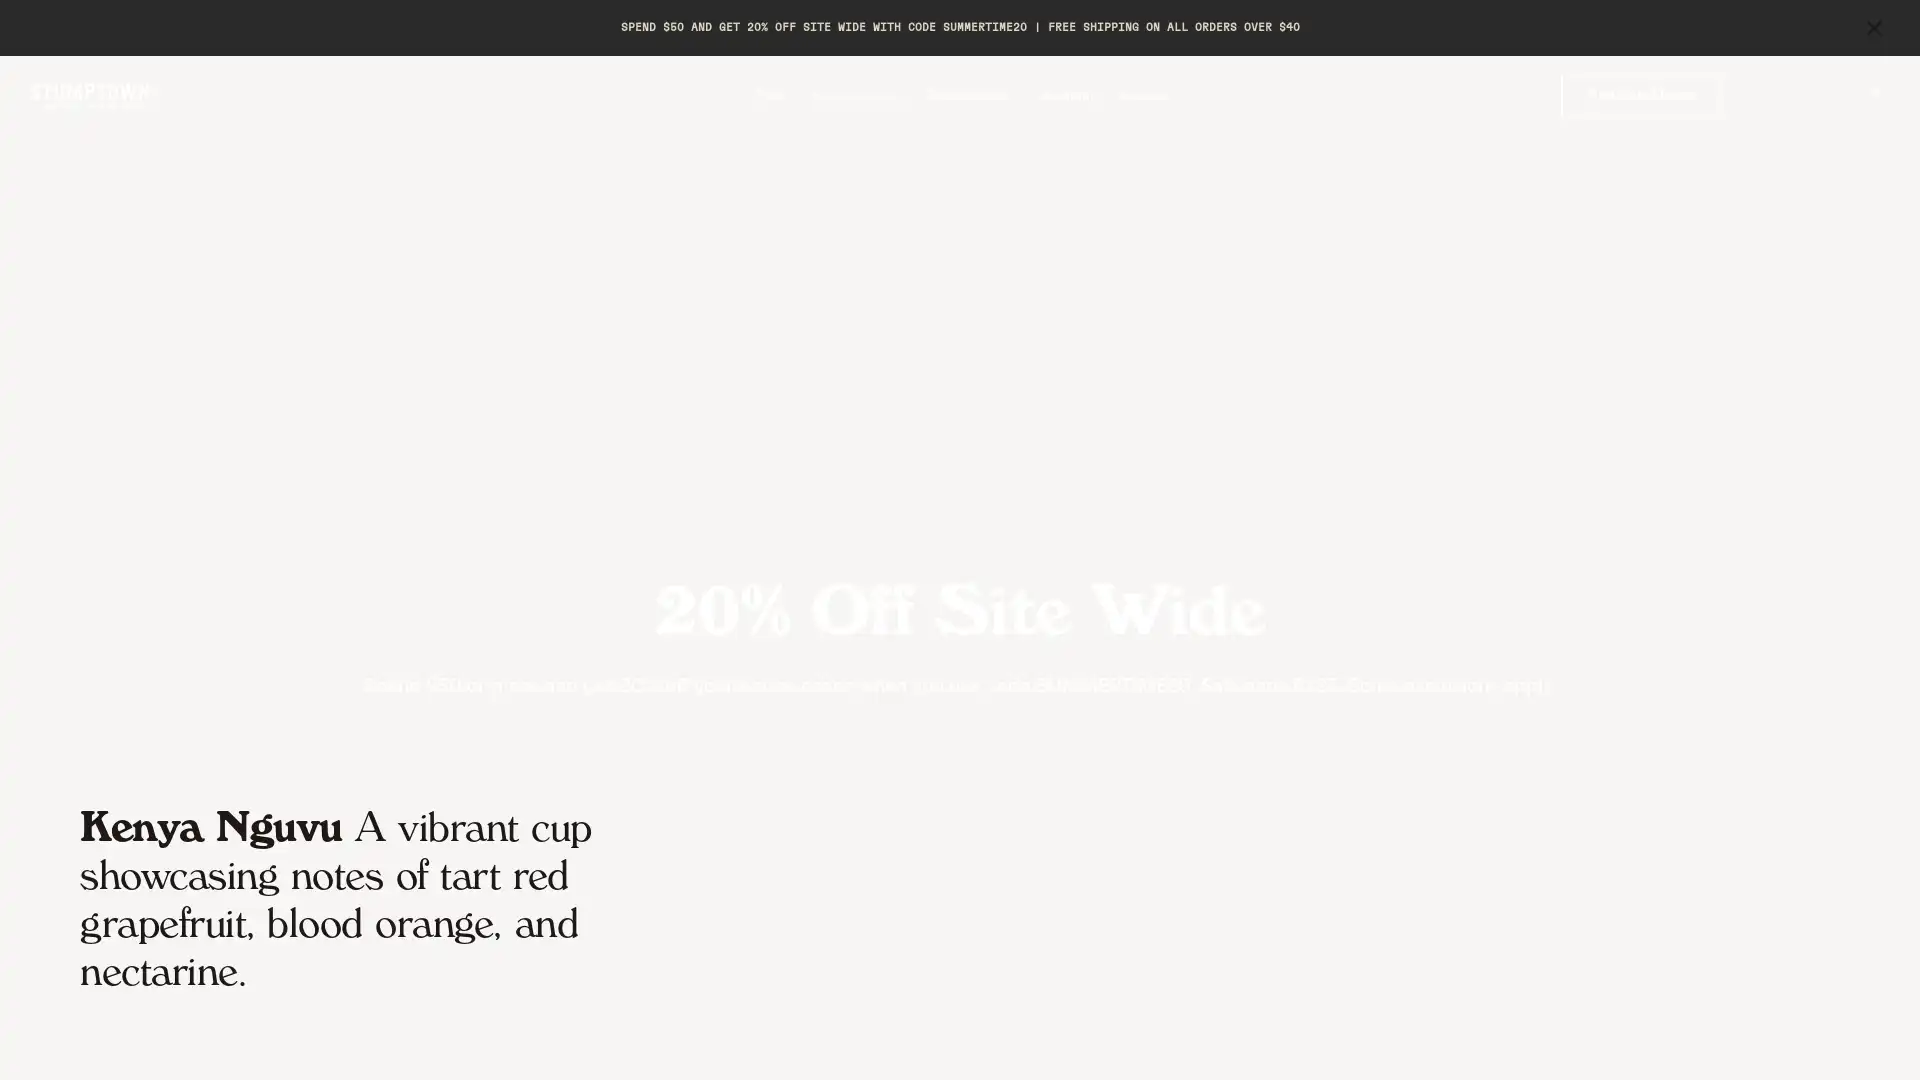  What do you see at coordinates (800, 604) in the screenshot?
I see `SIGN UP` at bounding box center [800, 604].